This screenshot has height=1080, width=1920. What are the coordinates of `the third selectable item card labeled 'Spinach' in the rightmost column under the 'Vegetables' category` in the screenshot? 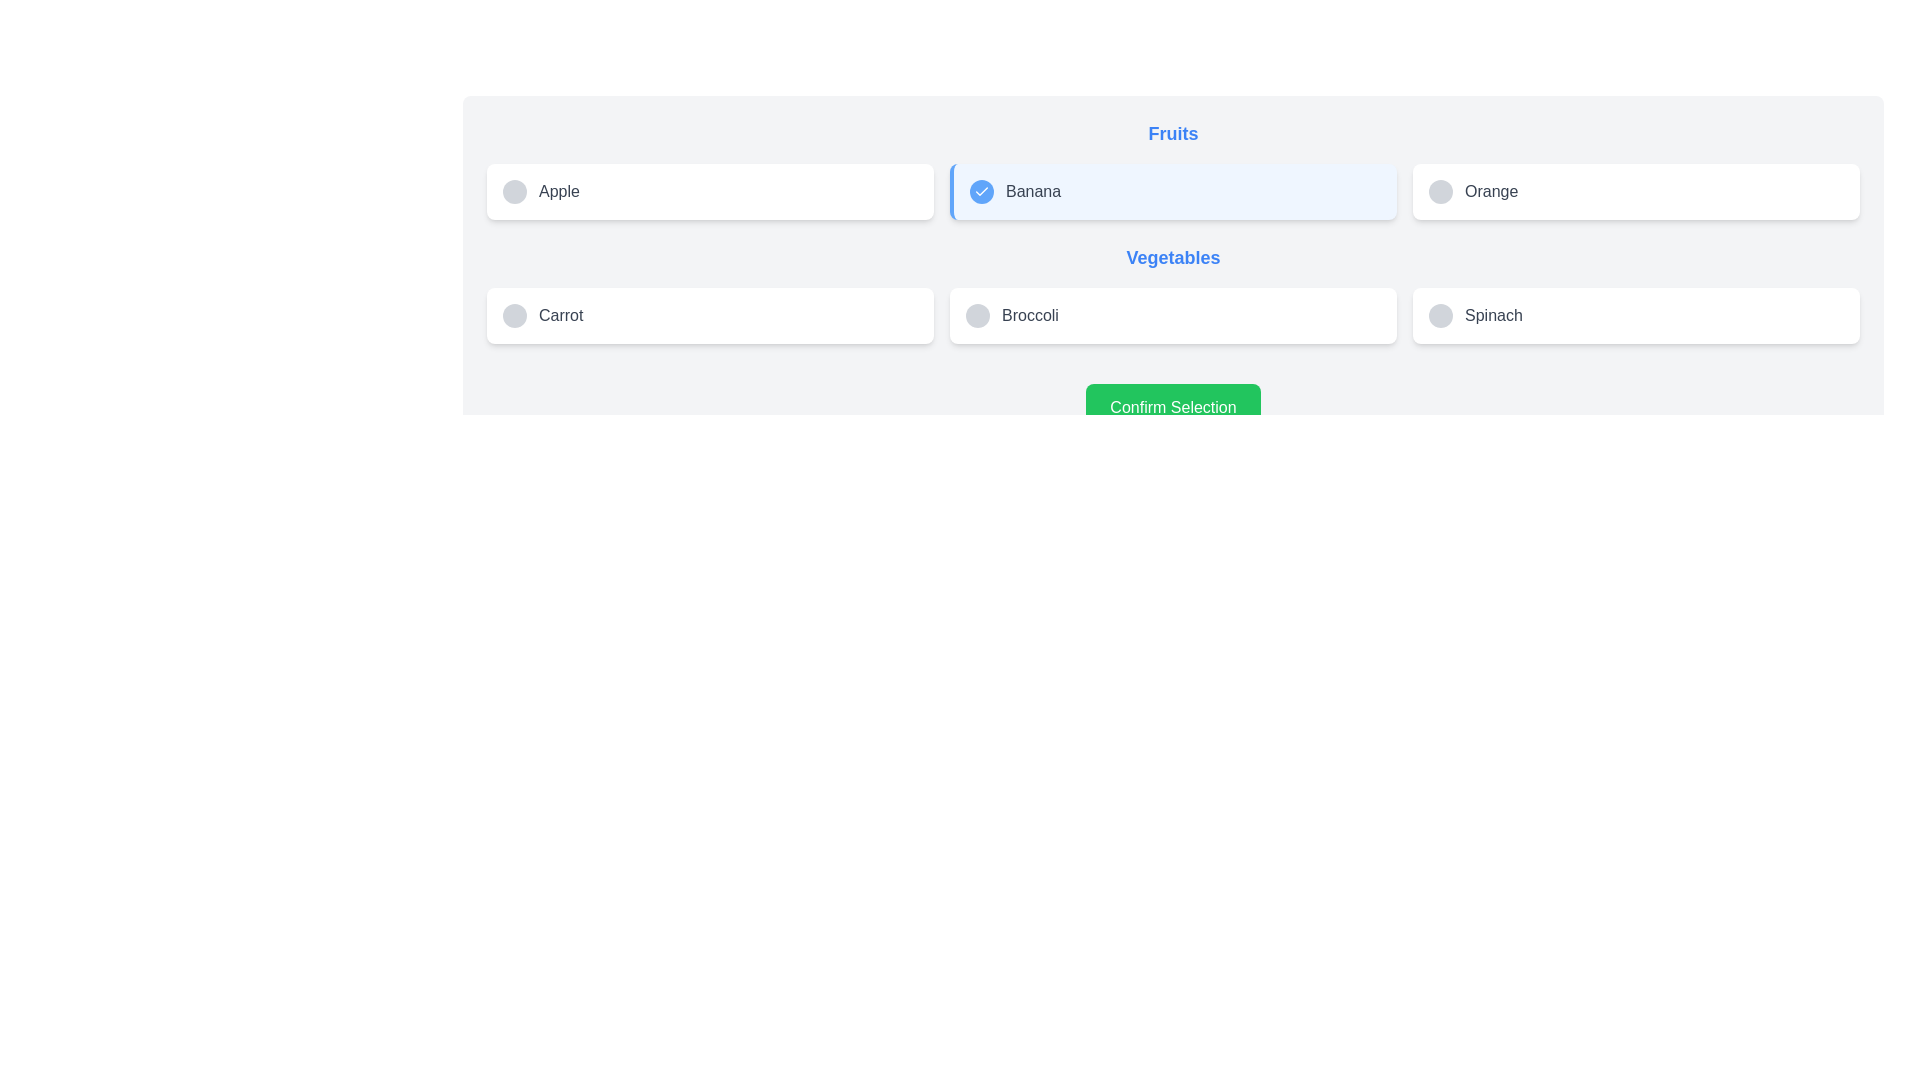 It's located at (1636, 315).